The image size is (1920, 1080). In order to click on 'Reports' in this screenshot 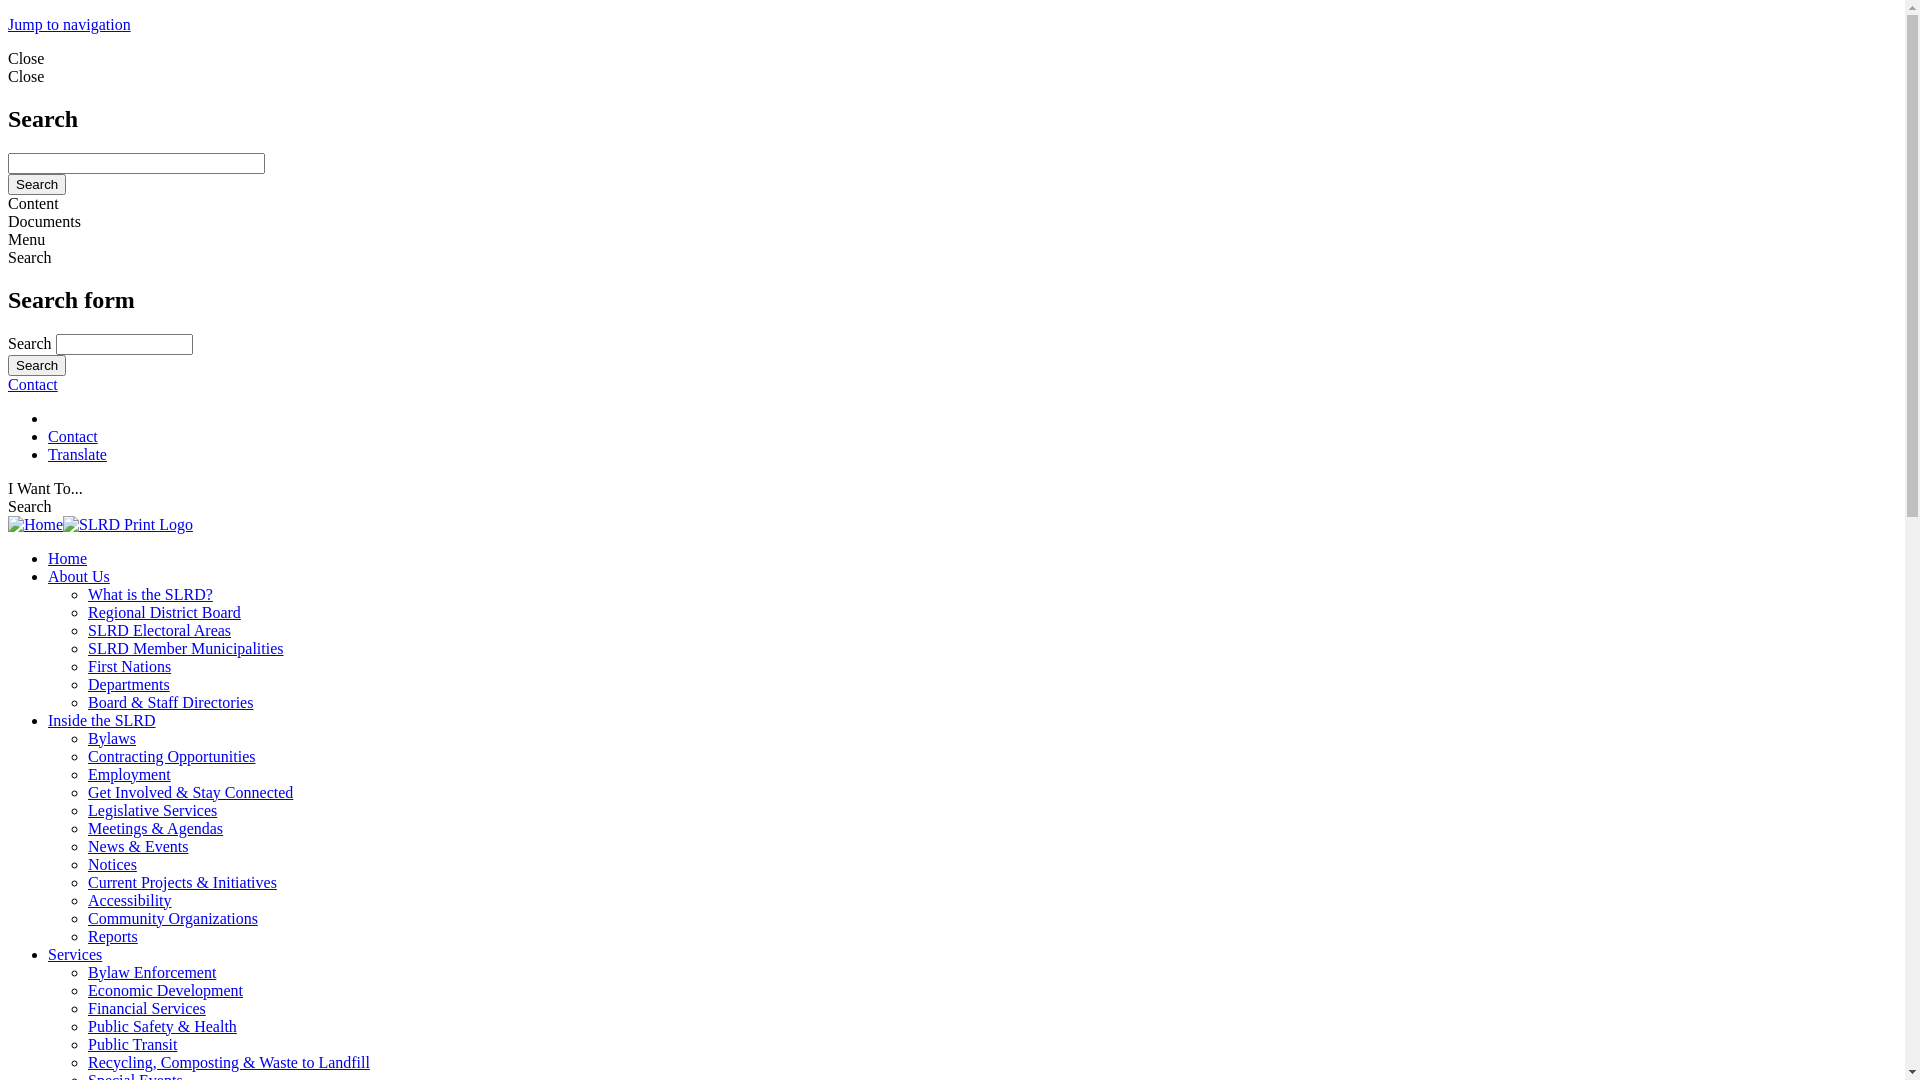, I will do `click(112, 936)`.